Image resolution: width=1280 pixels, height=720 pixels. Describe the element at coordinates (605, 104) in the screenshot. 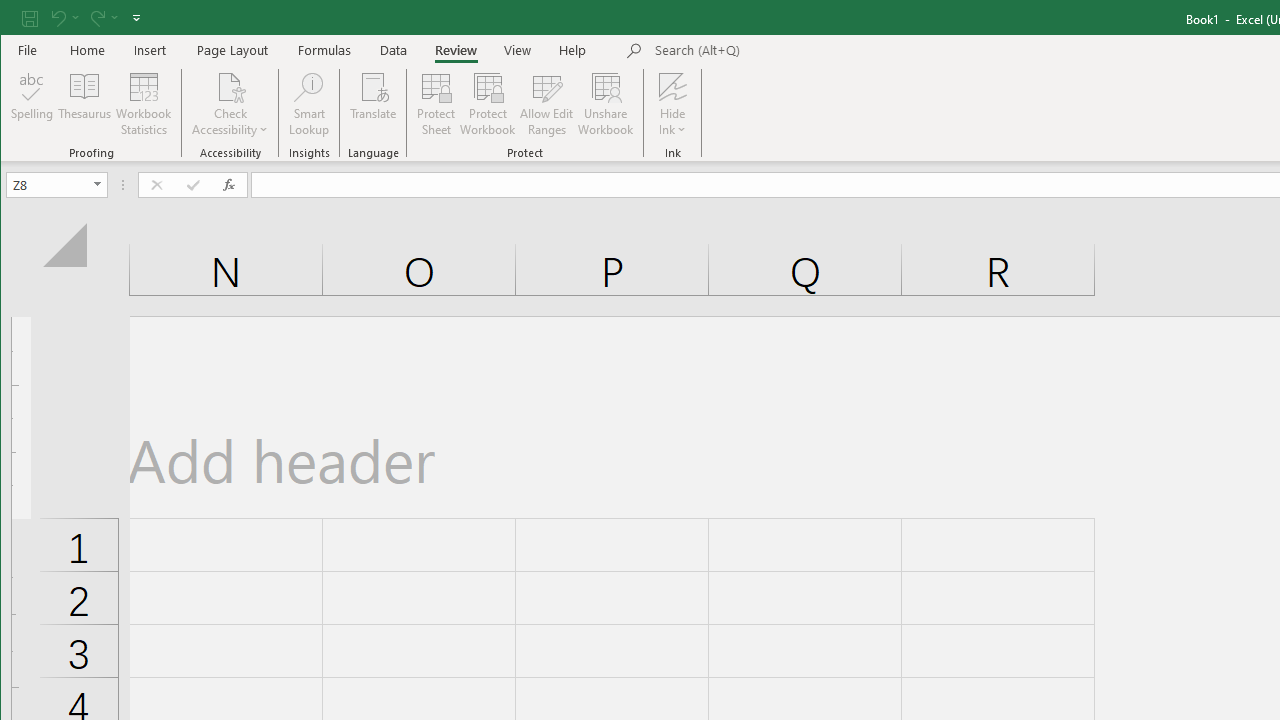

I see `'Unshare Workbook'` at that location.